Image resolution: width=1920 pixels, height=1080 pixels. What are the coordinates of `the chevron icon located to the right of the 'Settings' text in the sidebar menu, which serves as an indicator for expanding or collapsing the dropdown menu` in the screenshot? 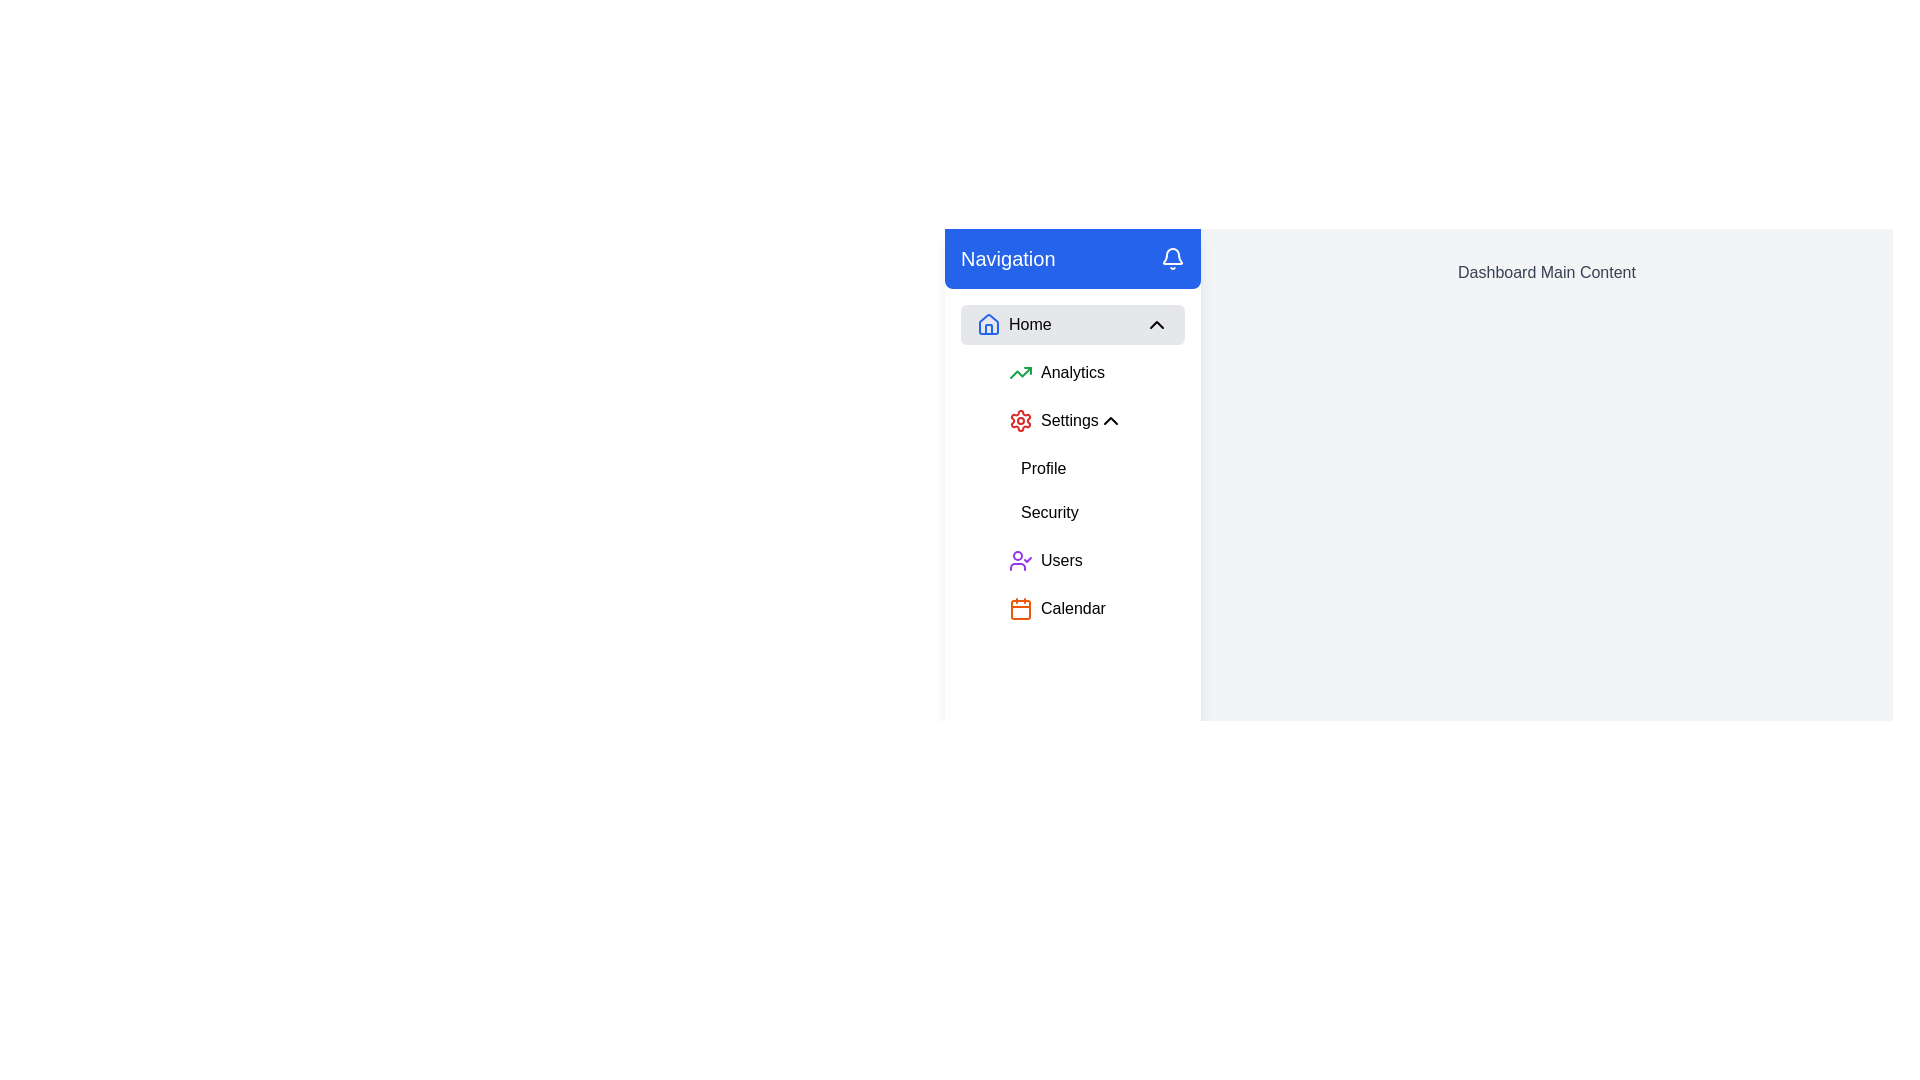 It's located at (1109, 419).